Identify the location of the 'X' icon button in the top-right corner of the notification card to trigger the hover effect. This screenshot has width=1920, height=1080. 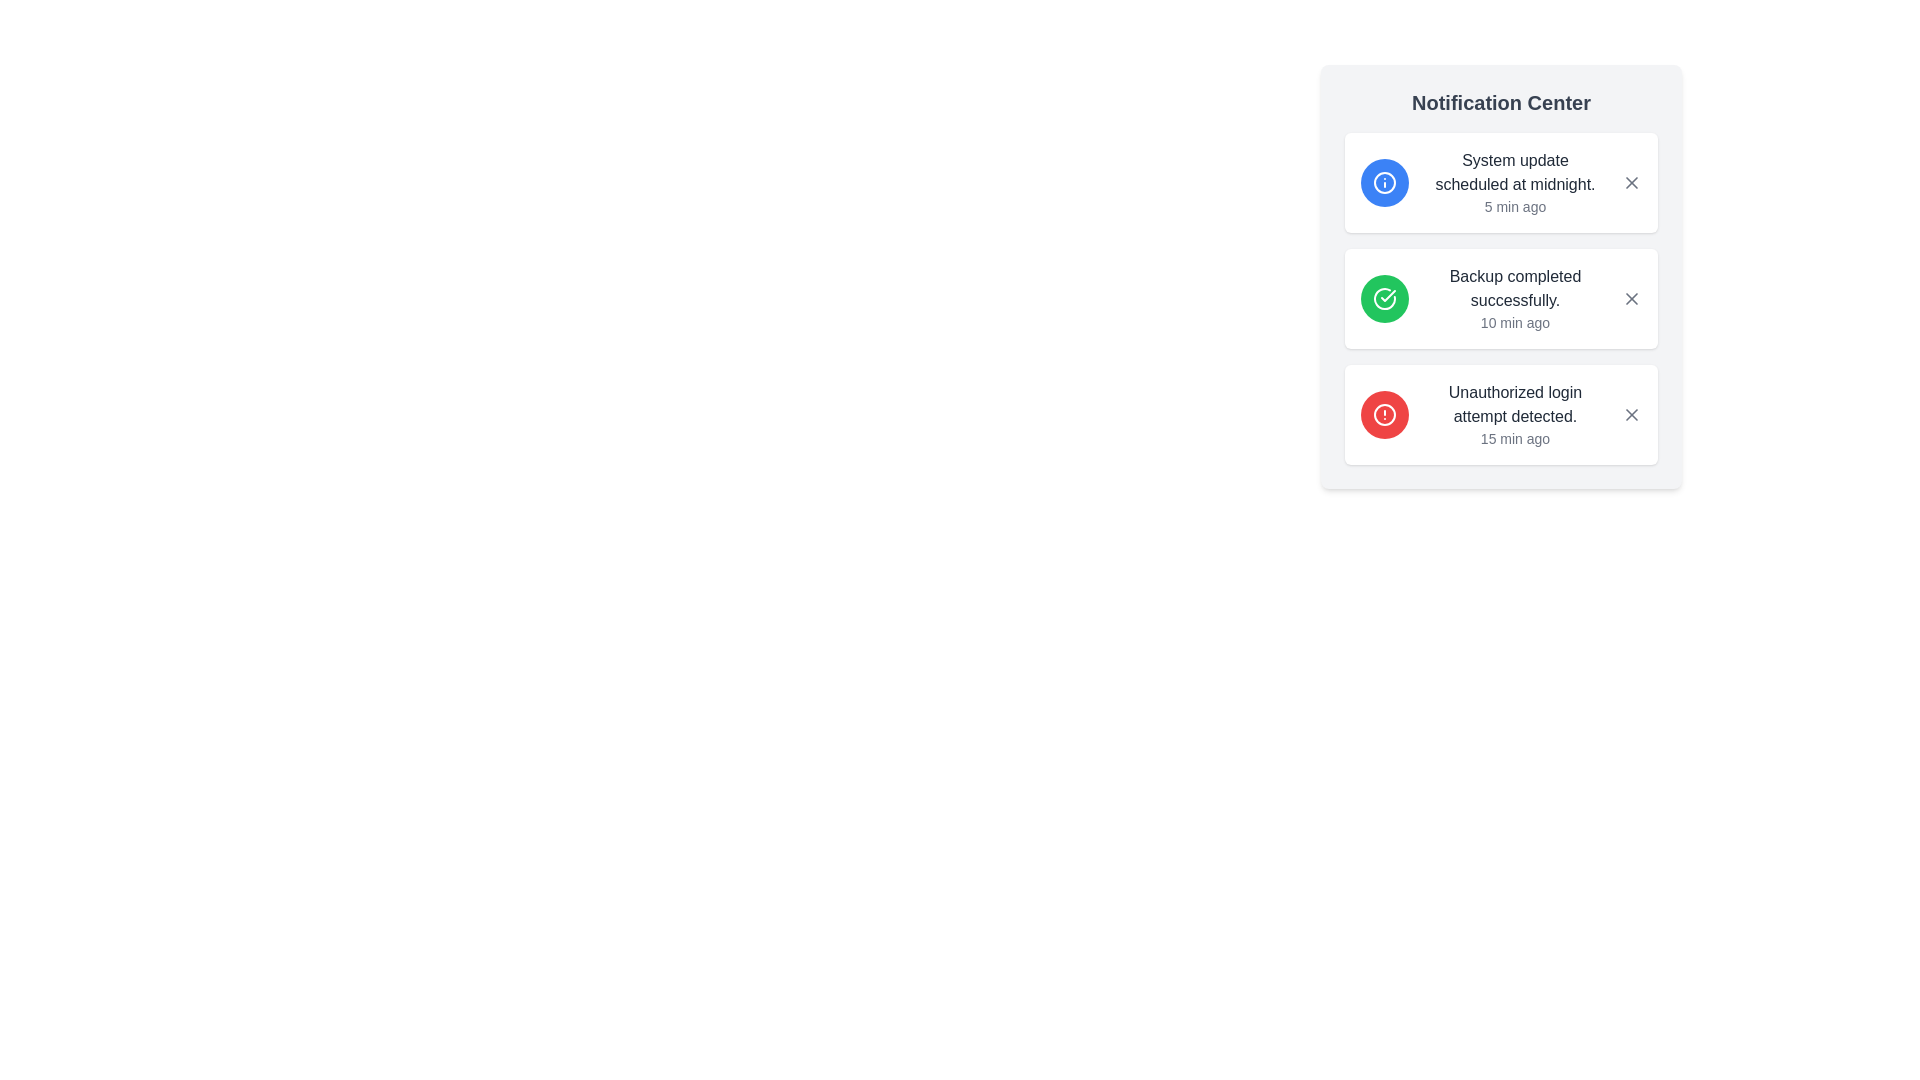
(1632, 414).